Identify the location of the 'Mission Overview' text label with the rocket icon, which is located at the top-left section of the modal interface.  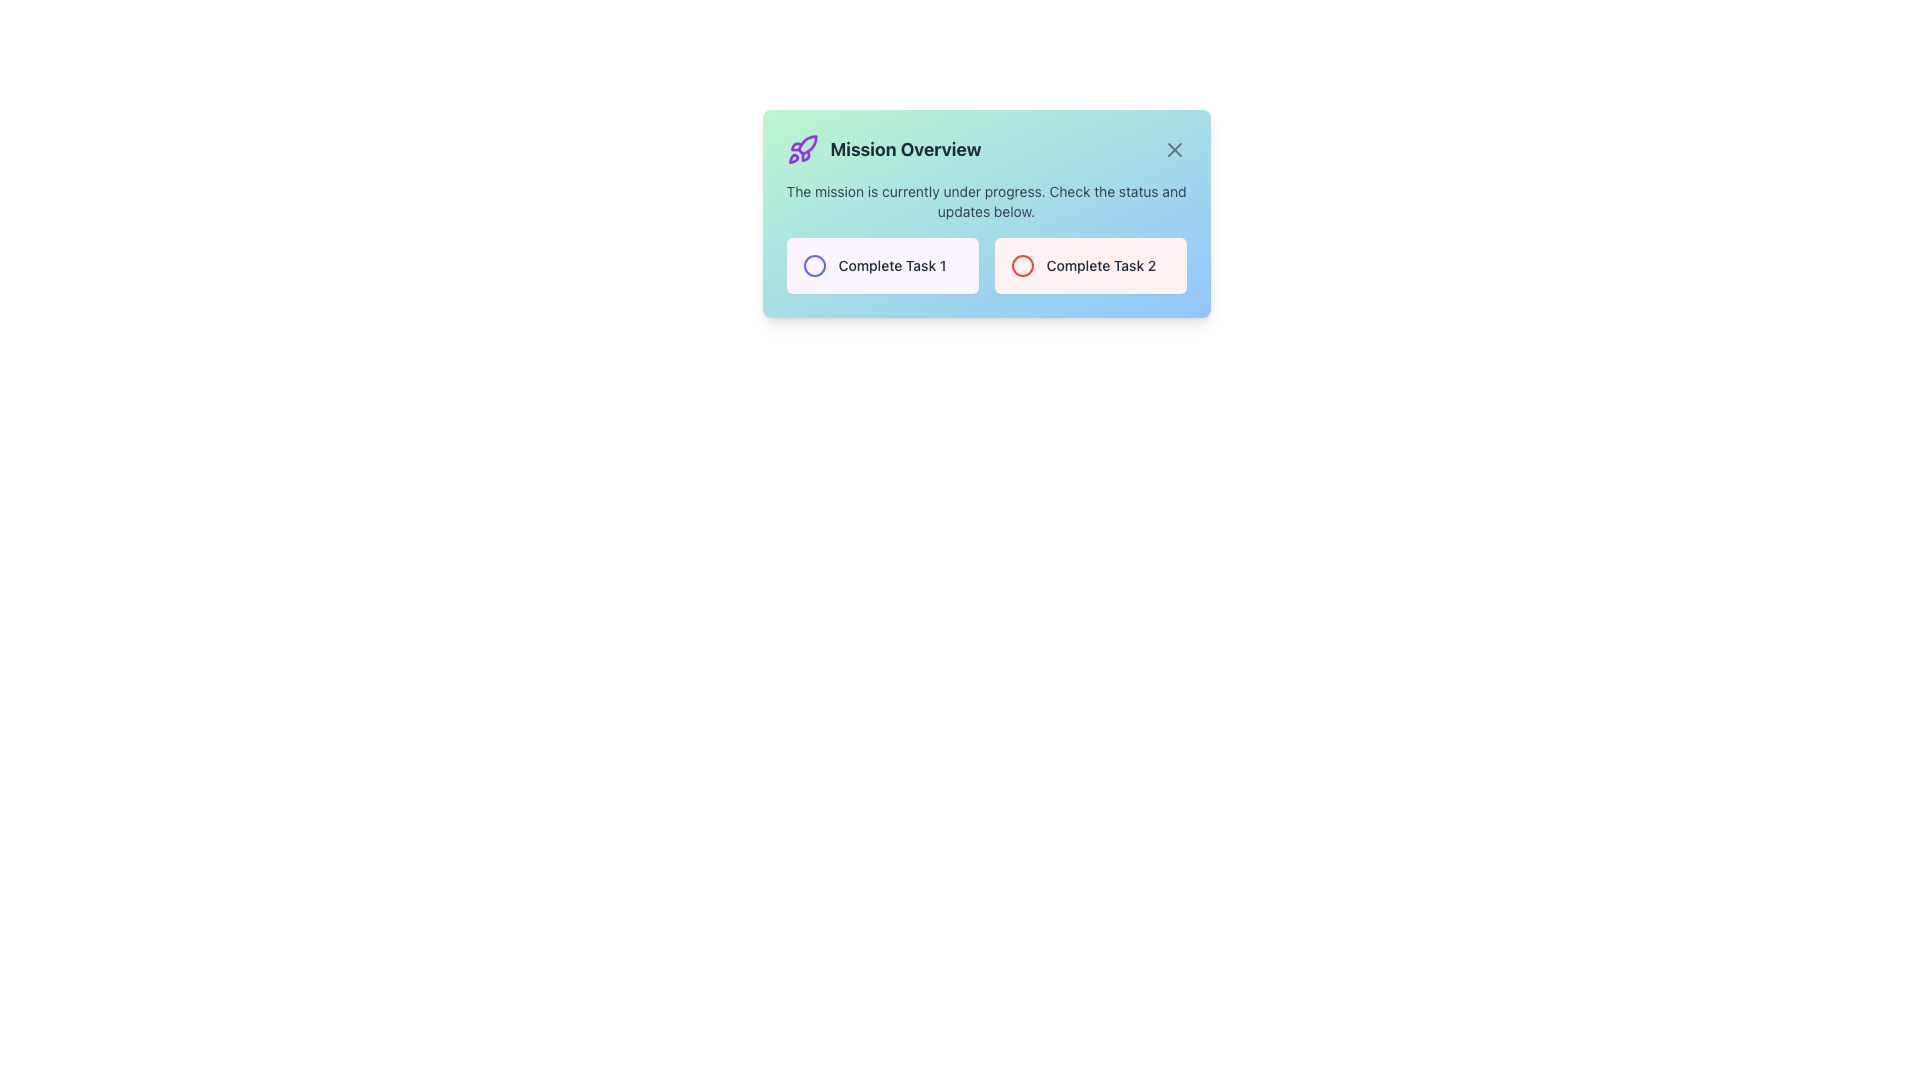
(882, 149).